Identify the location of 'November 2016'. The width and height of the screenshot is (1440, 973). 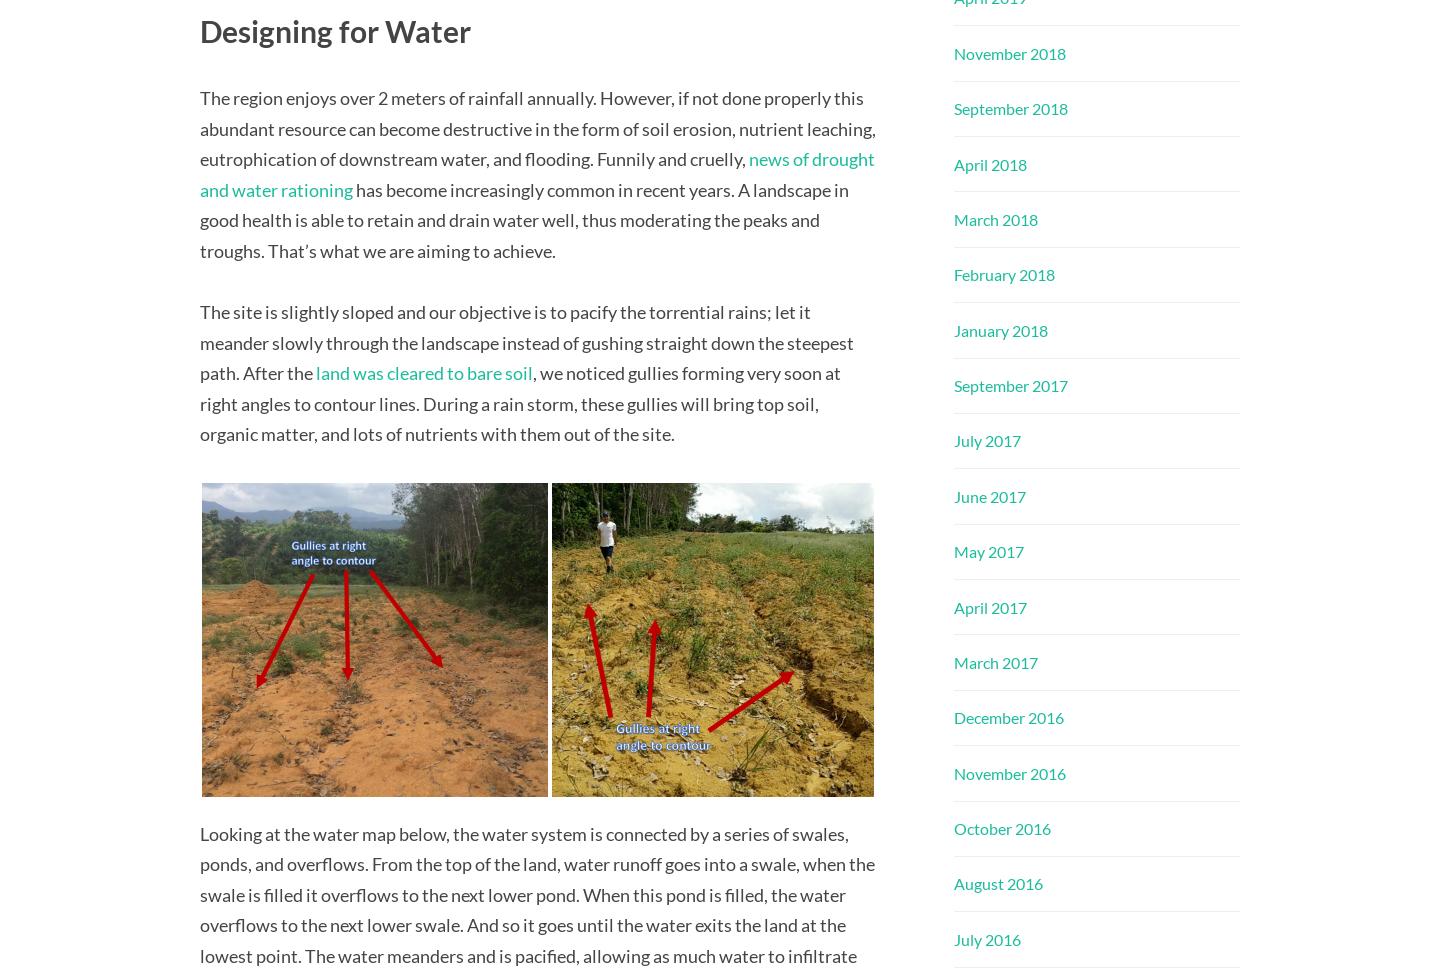
(1009, 771).